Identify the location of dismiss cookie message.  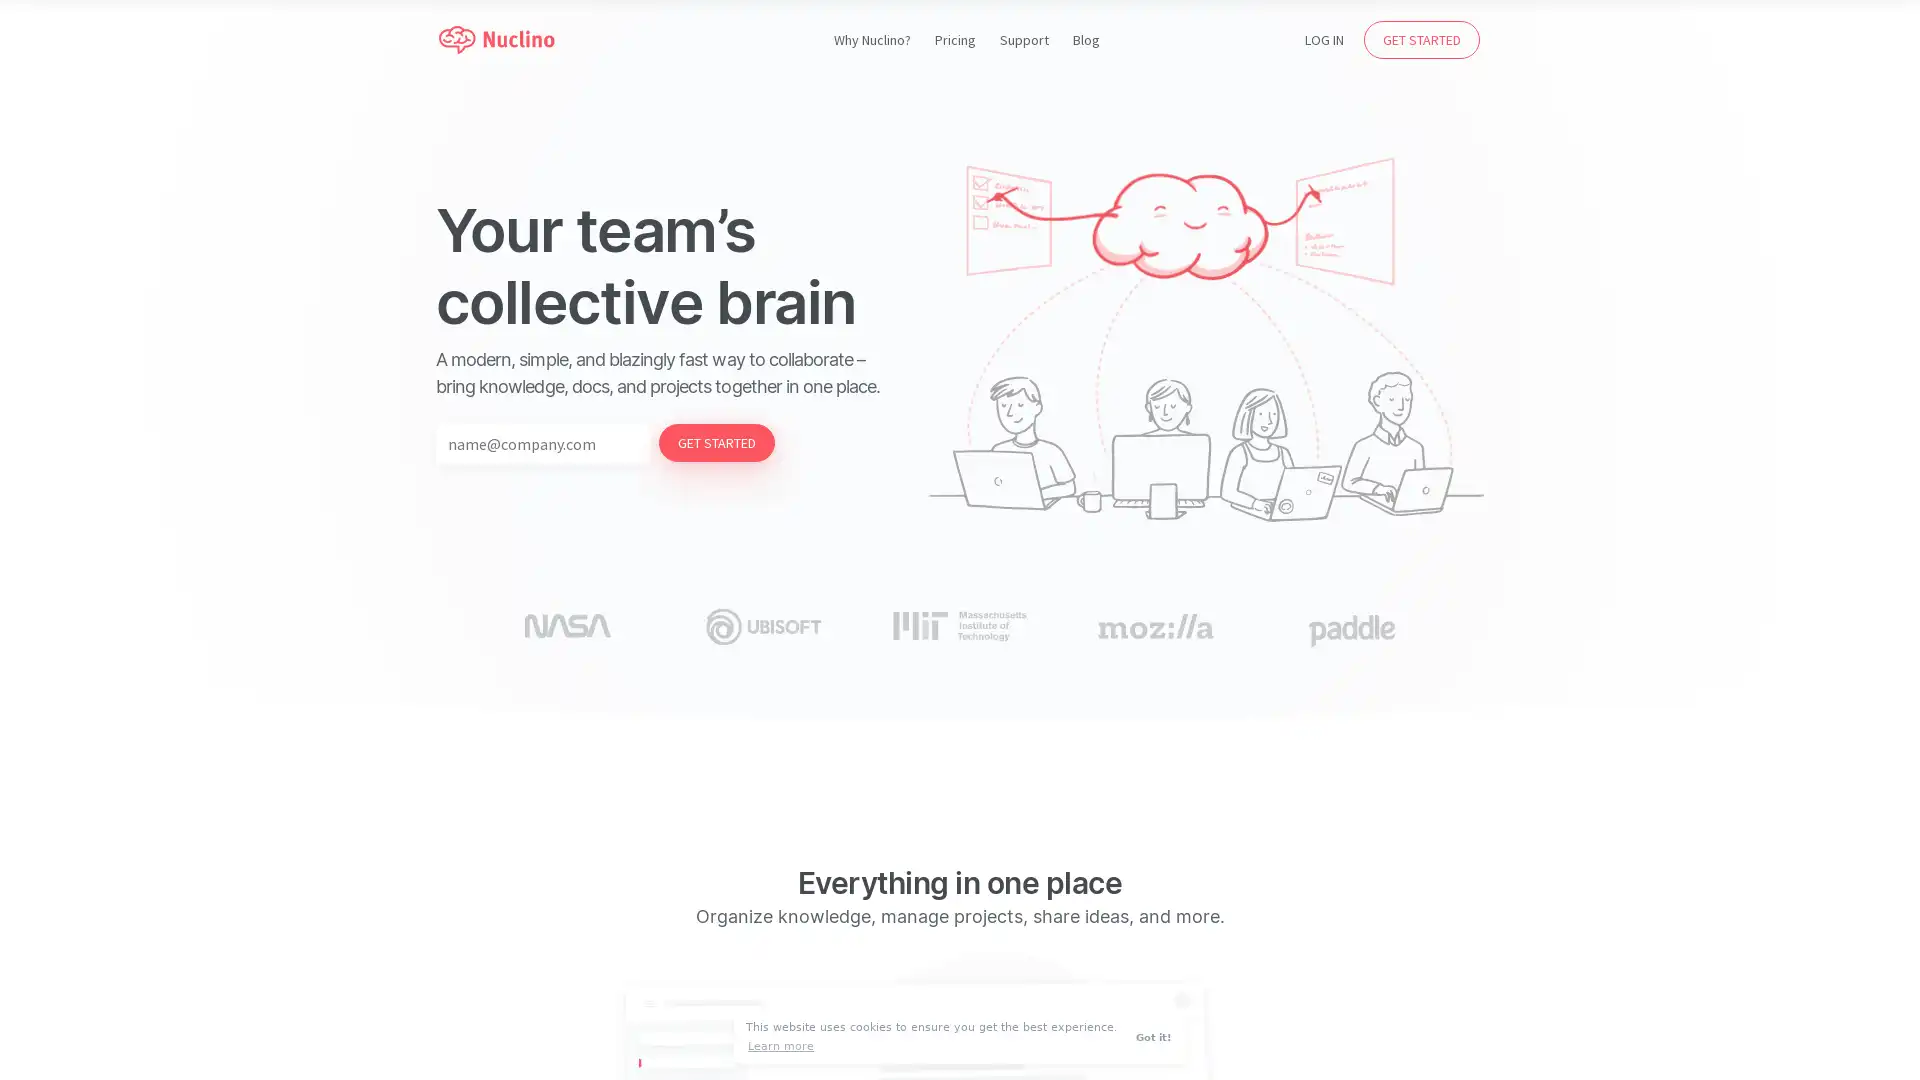
(1156, 1036).